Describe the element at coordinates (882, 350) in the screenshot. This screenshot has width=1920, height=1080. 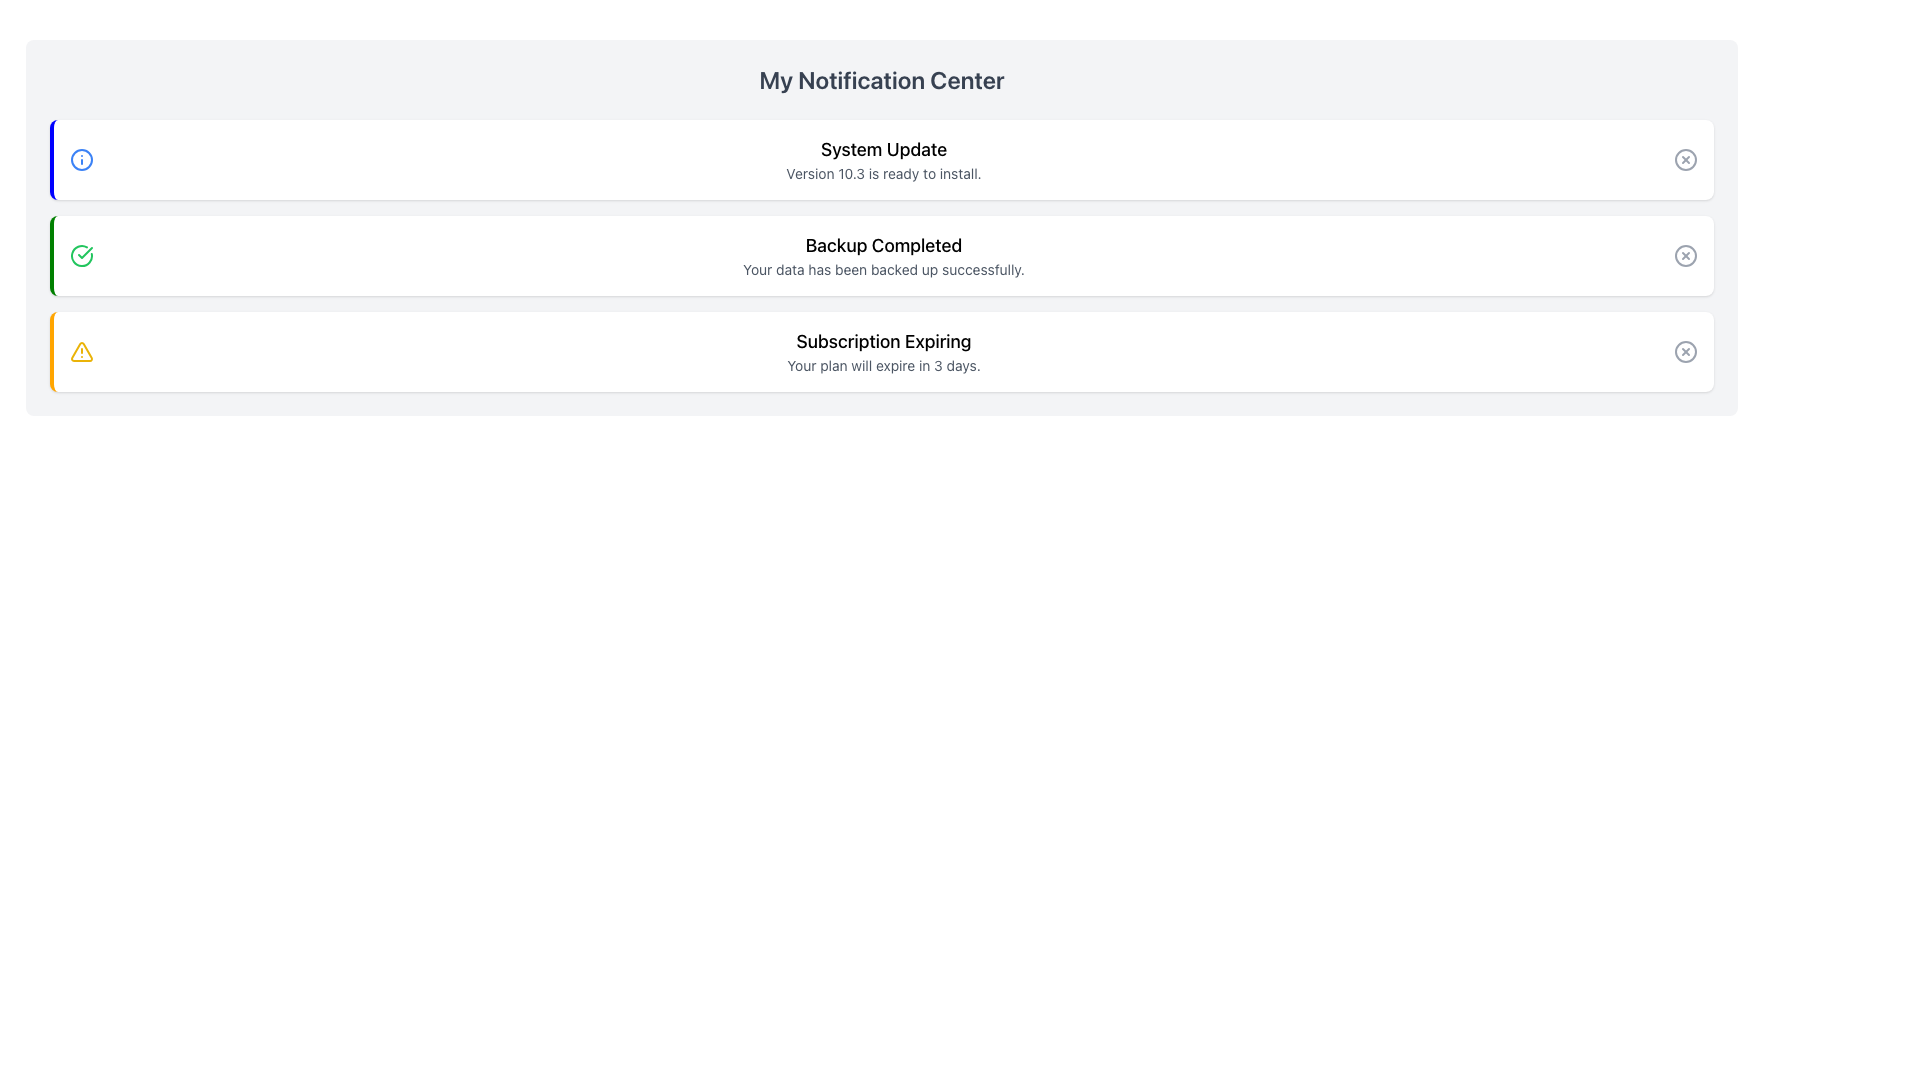
I see `informational text within the Notification text block that contains the bold header 'Subscription Expiring' and the message 'Your plan will expire in 3 days.'` at that location.